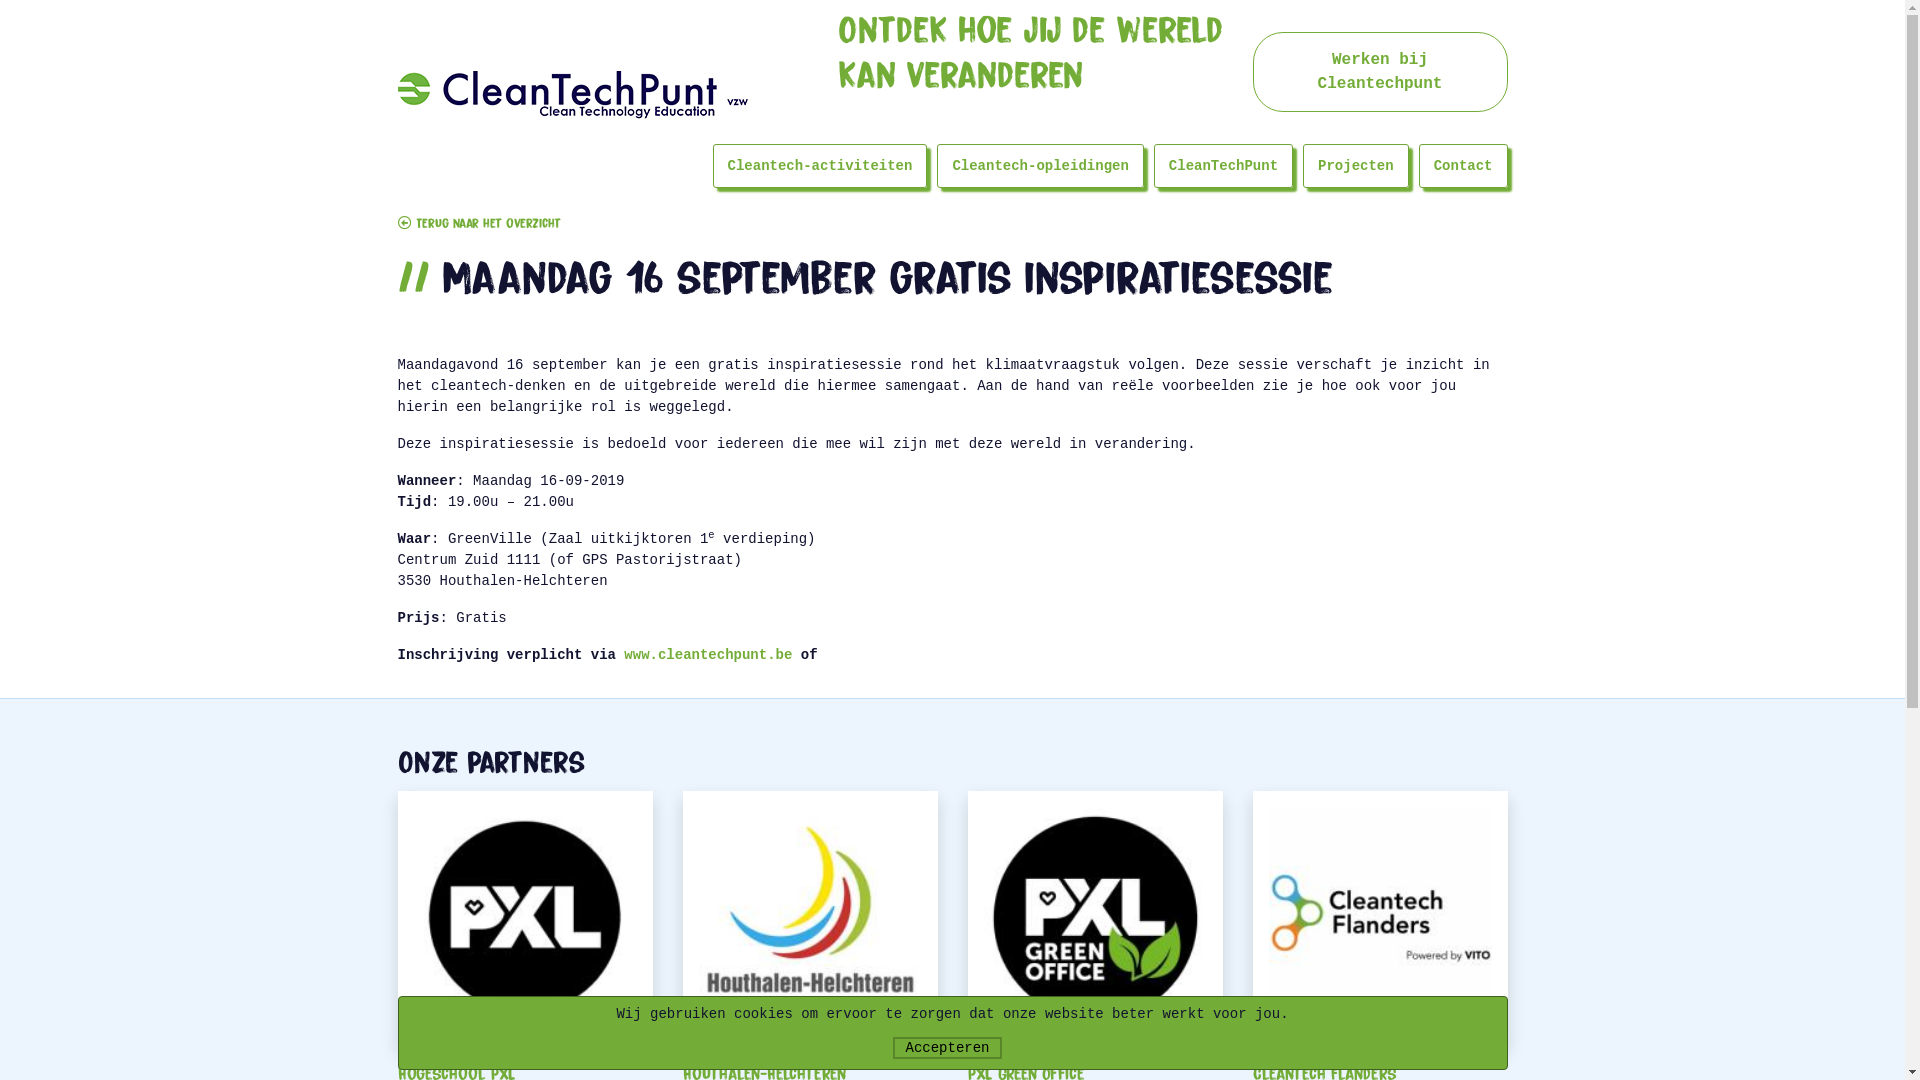  I want to click on 'CleanTechPunt', so click(1222, 164).